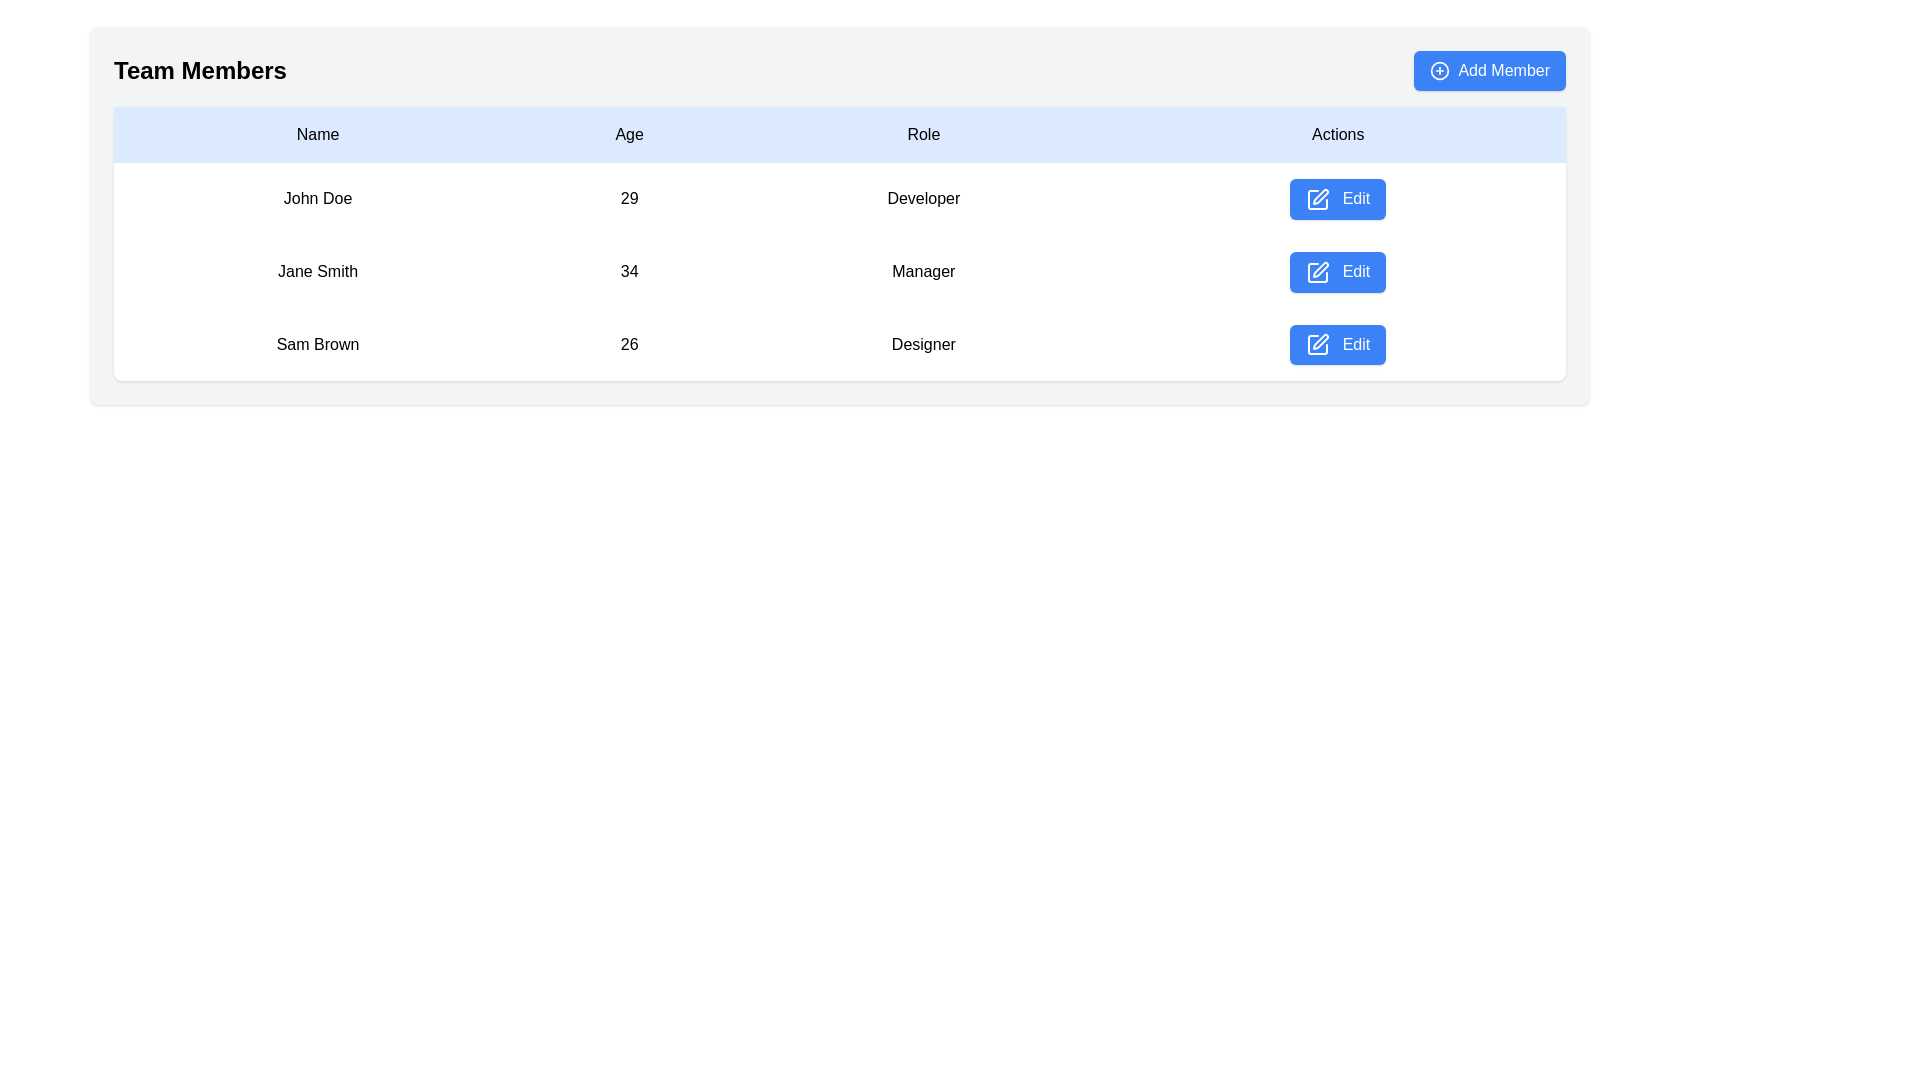  I want to click on the 'Developer' text label located in the 'Team Members' section, which is displayed in bold black font within a light-colored rectangular area, positioned in the third column of the first row under the 'Role' header, so click(922, 199).